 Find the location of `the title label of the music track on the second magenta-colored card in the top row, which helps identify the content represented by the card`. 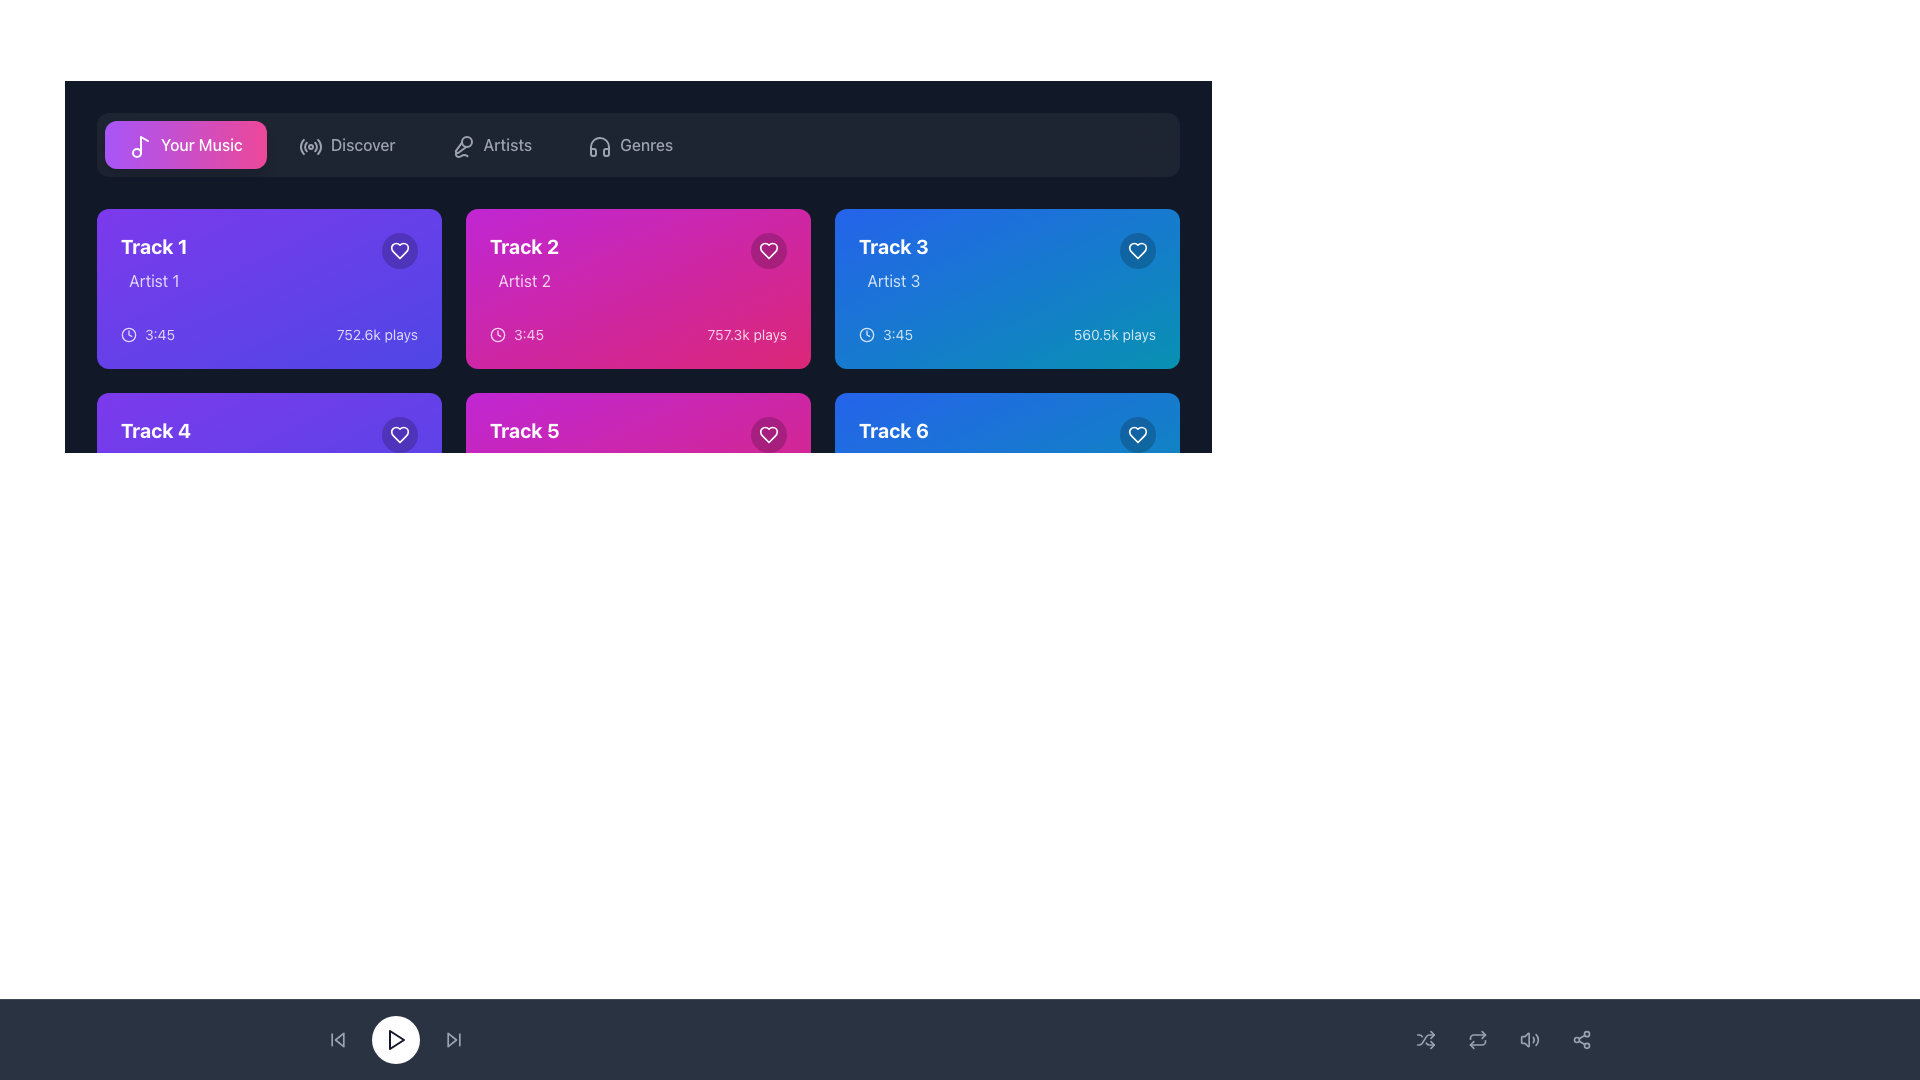

the title label of the music track on the second magenta-colored card in the top row, which helps identify the content represented by the card is located at coordinates (524, 245).